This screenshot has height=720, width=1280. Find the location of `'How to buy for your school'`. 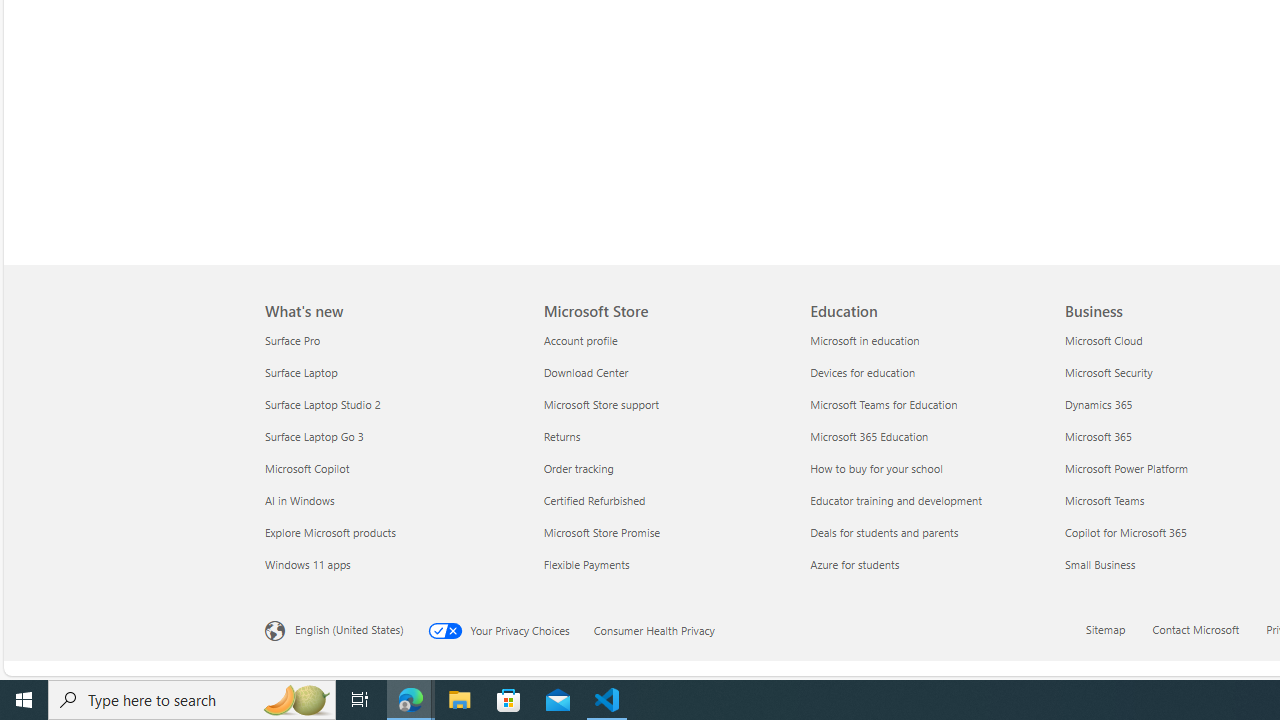

'How to buy for your school' is located at coordinates (930, 468).